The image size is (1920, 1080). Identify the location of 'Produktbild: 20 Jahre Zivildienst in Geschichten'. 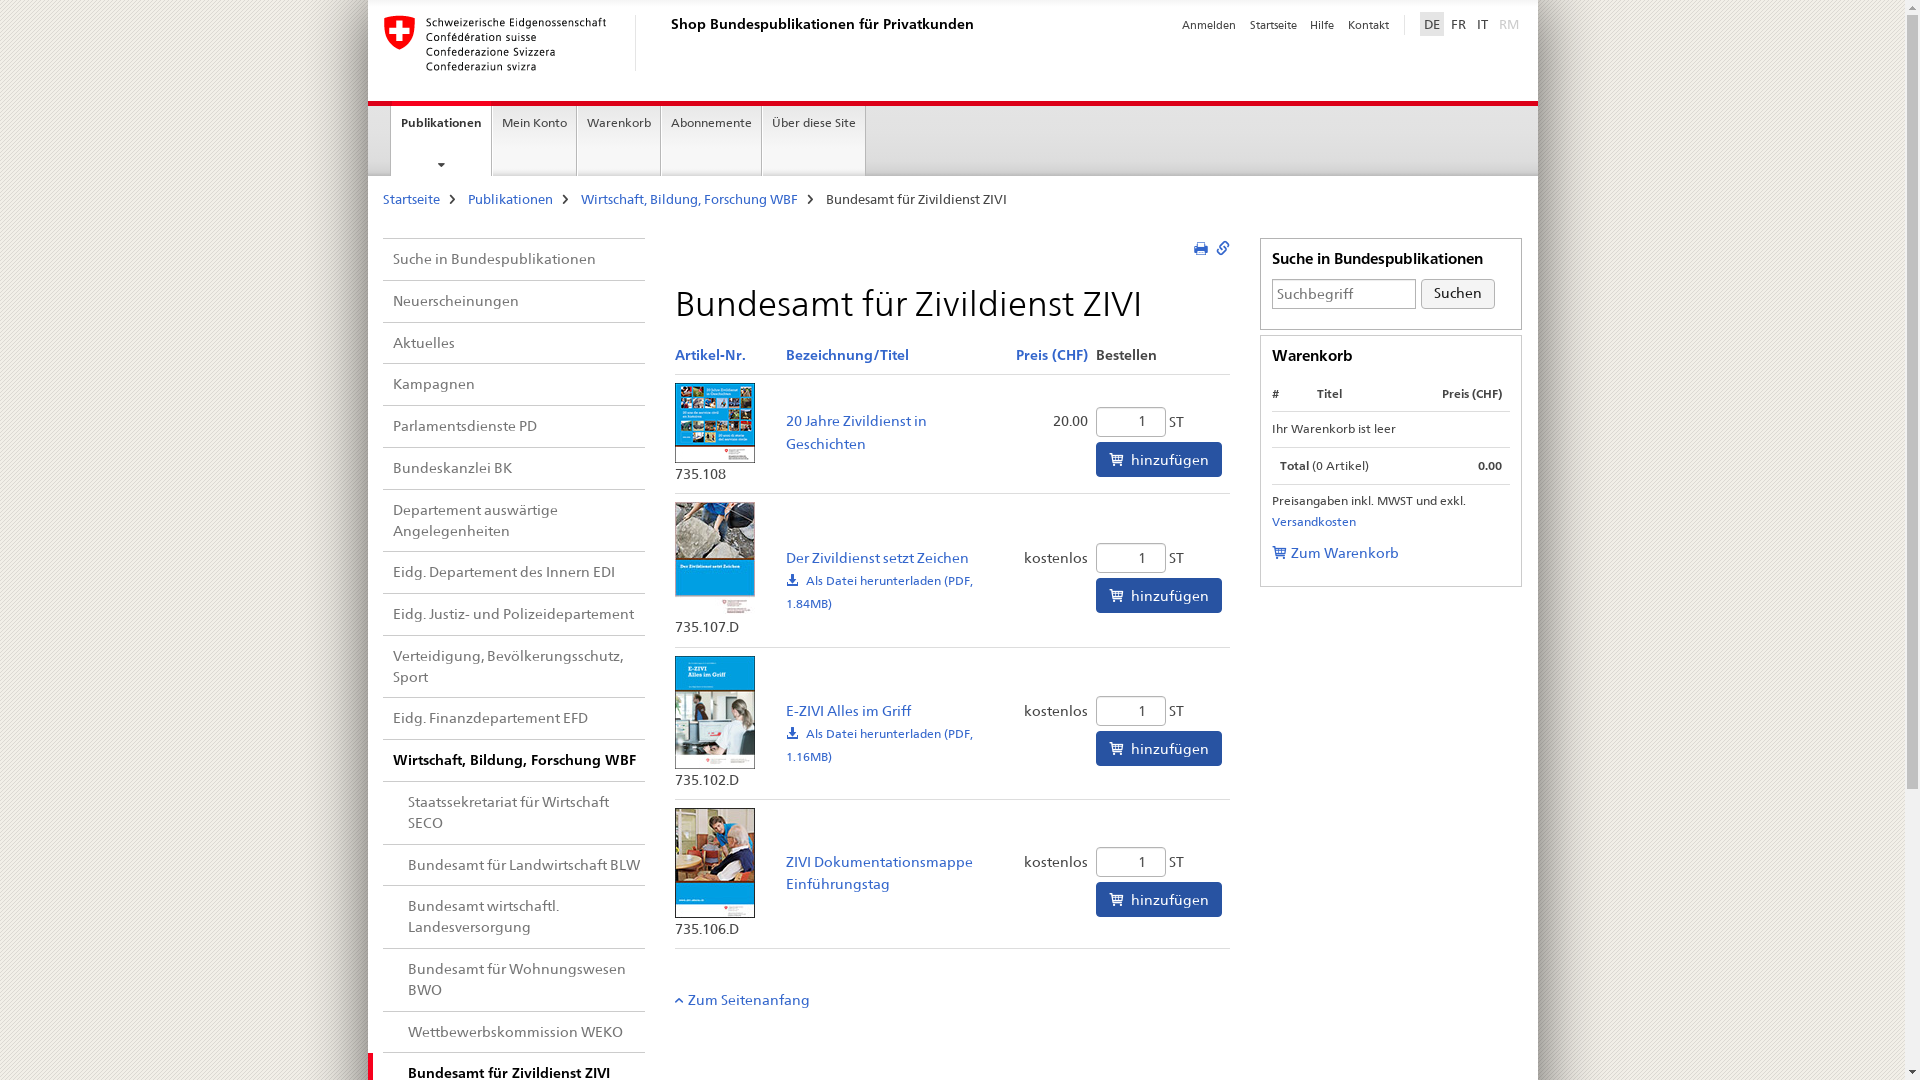
(675, 422).